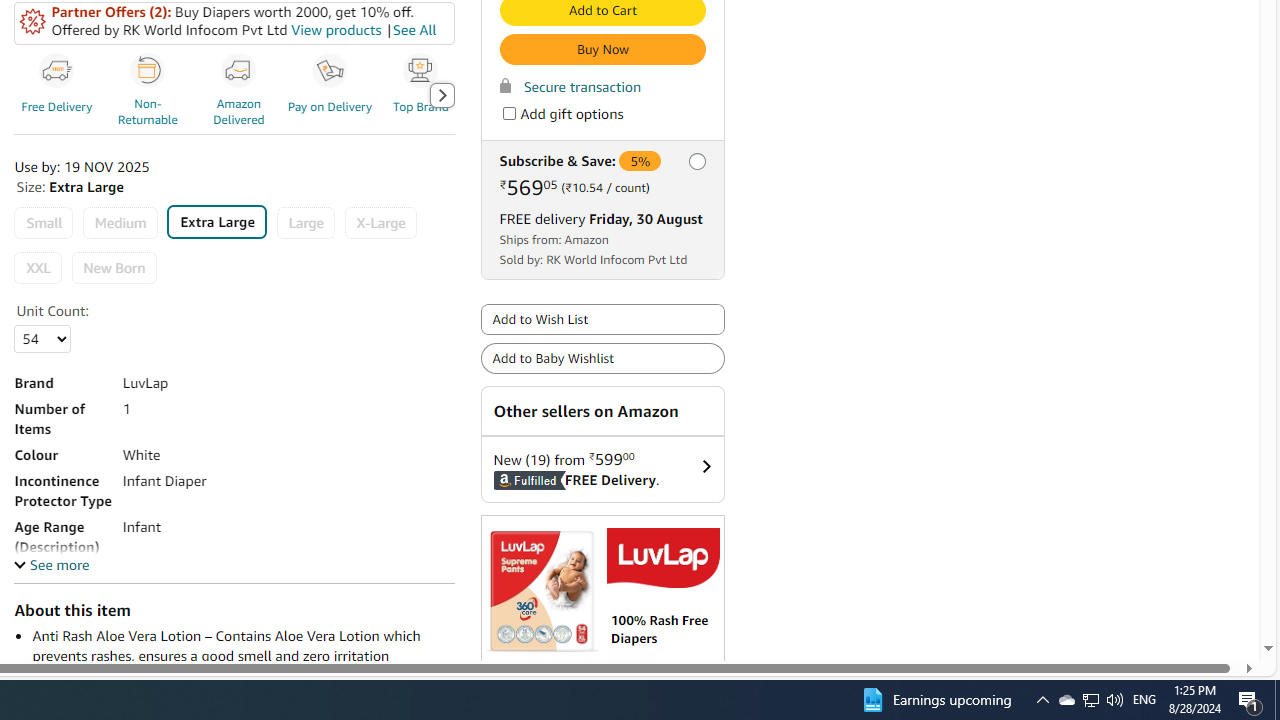  Describe the element at coordinates (60, 94) in the screenshot. I see `'Free Delivery'` at that location.